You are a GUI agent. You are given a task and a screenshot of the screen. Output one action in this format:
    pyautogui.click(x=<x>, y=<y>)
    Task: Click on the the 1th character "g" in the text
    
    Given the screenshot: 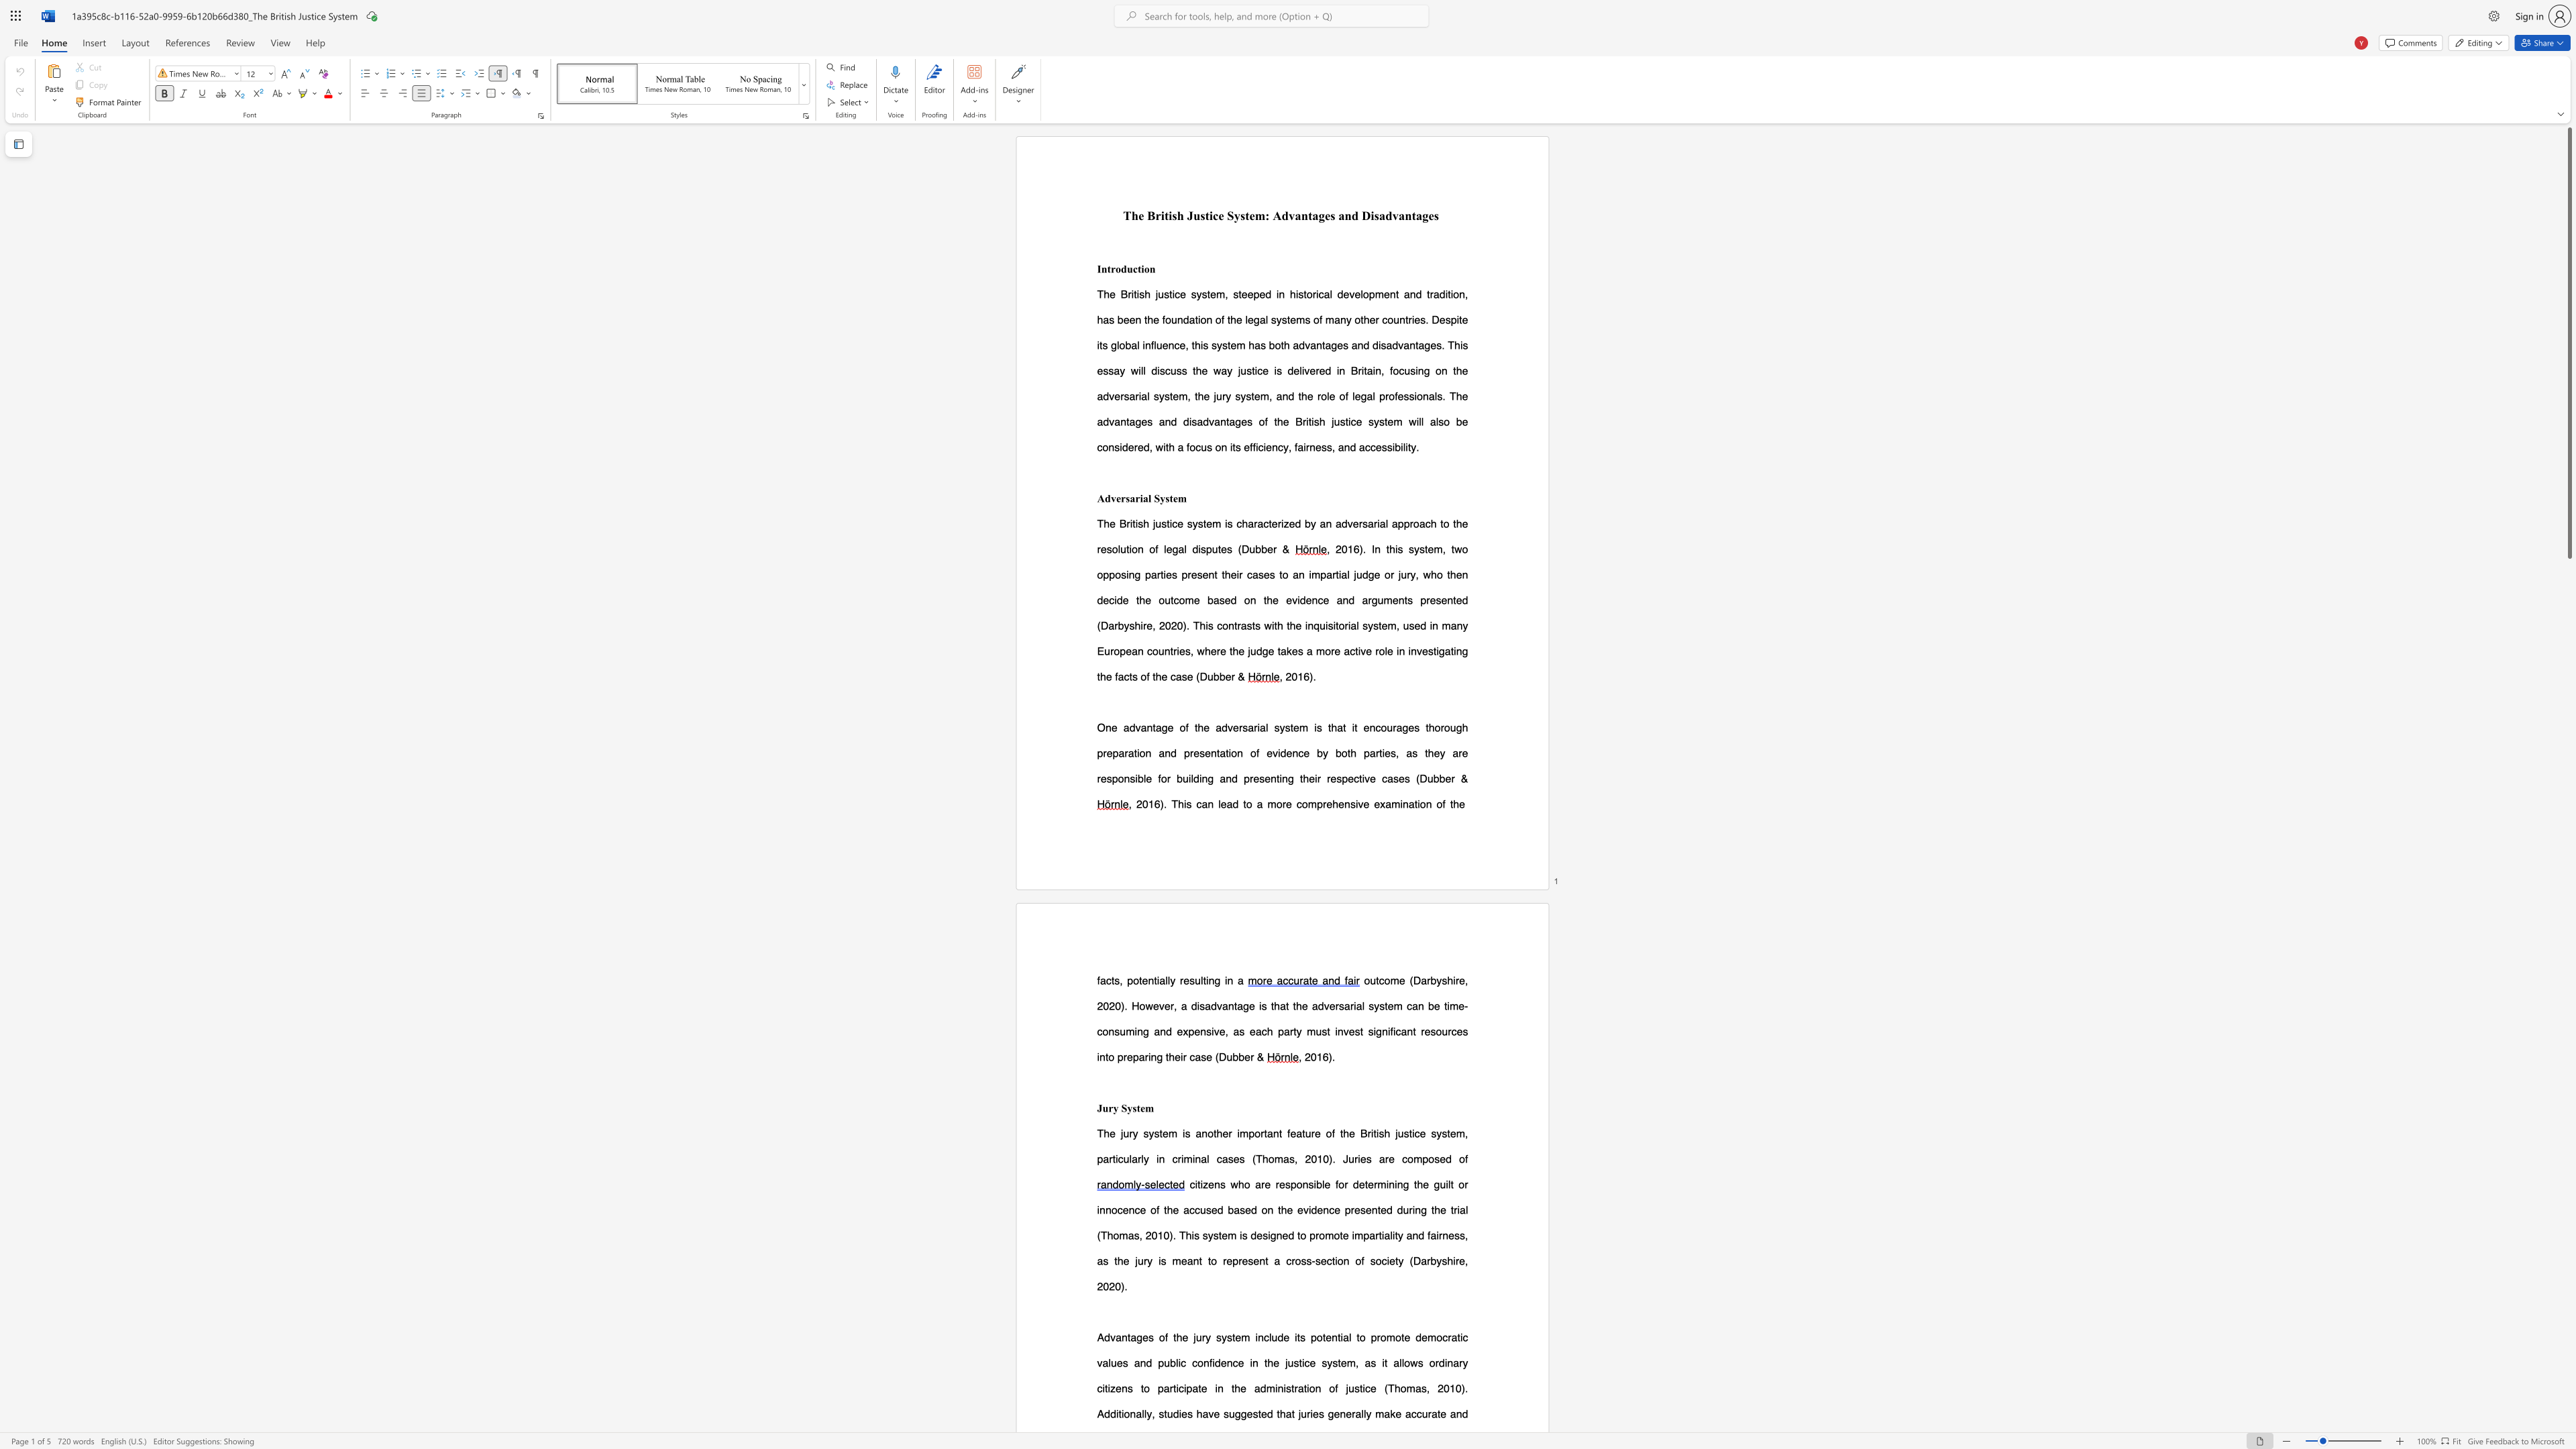 What is the action you would take?
    pyautogui.click(x=1331, y=1412)
    